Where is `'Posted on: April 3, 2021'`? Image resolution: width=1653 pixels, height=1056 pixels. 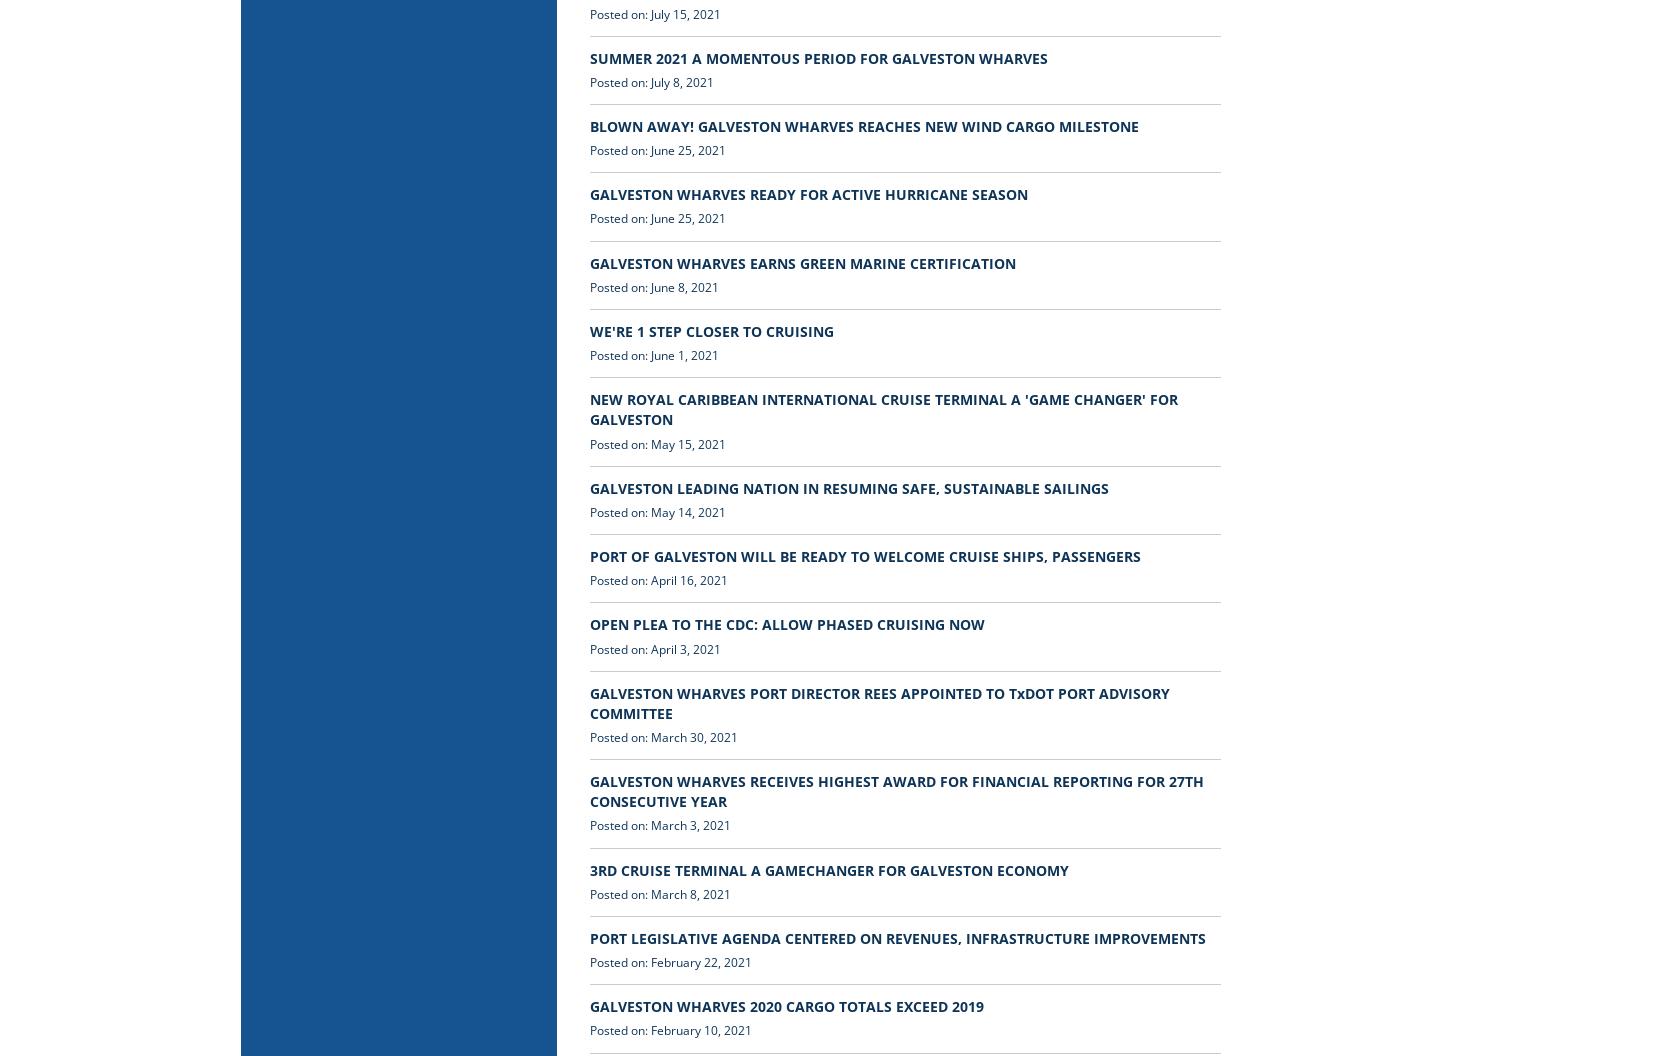
'Posted on: April 3, 2021' is located at coordinates (654, 647).